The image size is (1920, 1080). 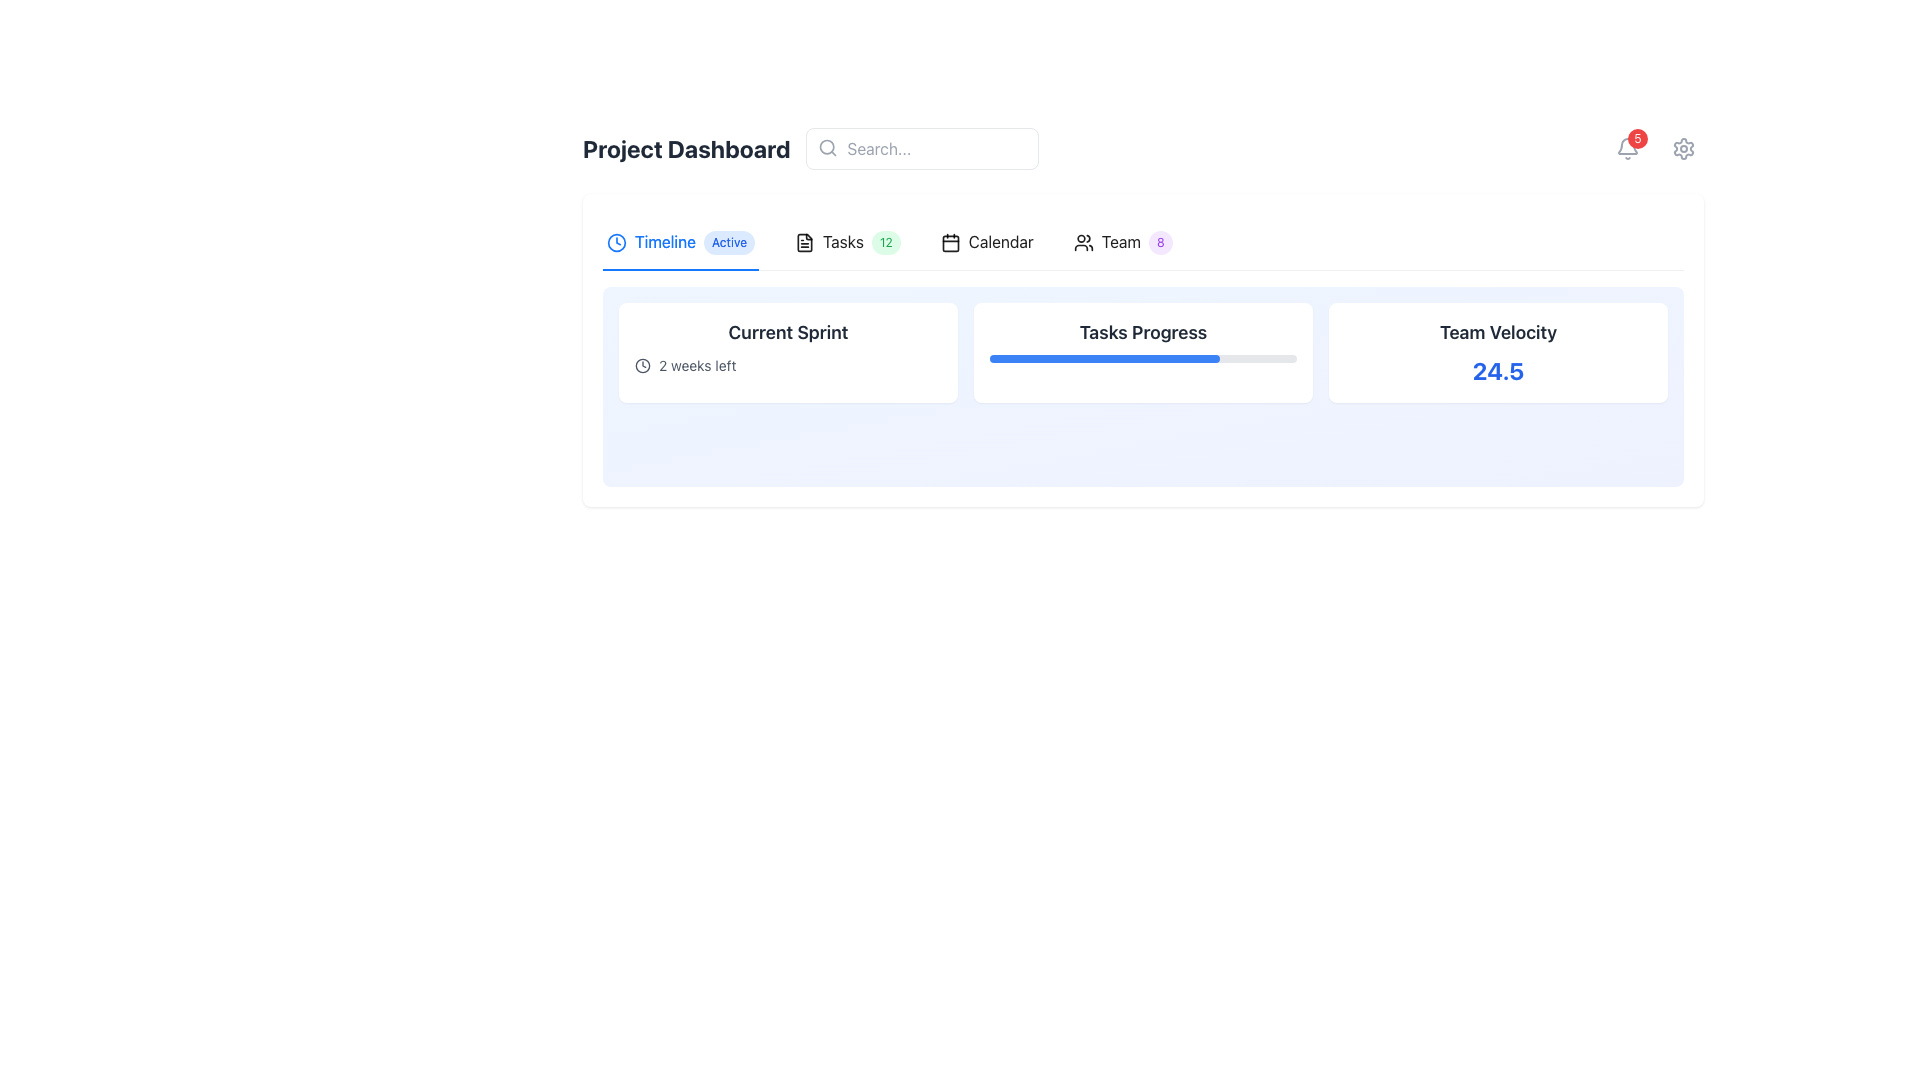 I want to click on the circular graphical element within the SVG component, which is part of the navigation tab near the 'Timeline' tab, so click(x=643, y=366).